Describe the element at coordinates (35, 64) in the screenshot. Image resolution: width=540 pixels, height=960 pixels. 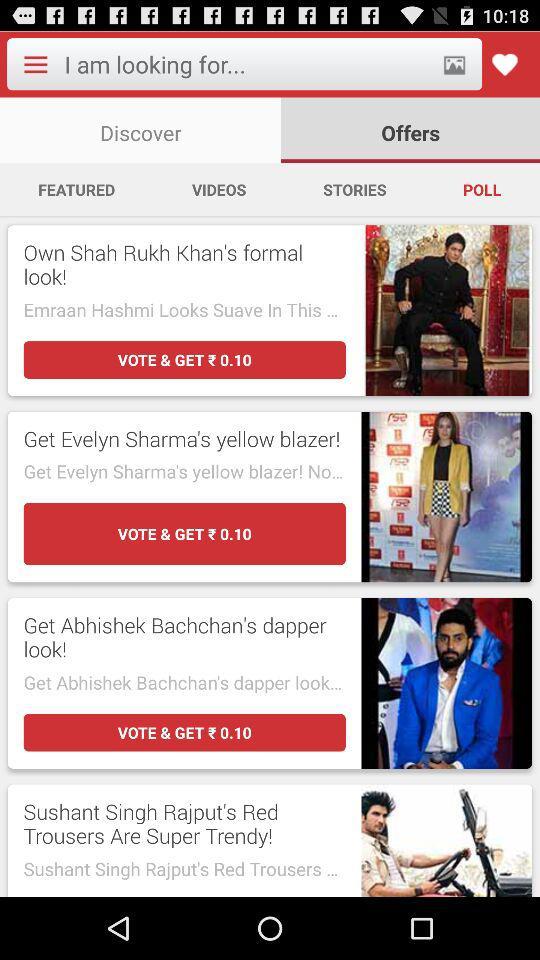
I see `app menu choices` at that location.